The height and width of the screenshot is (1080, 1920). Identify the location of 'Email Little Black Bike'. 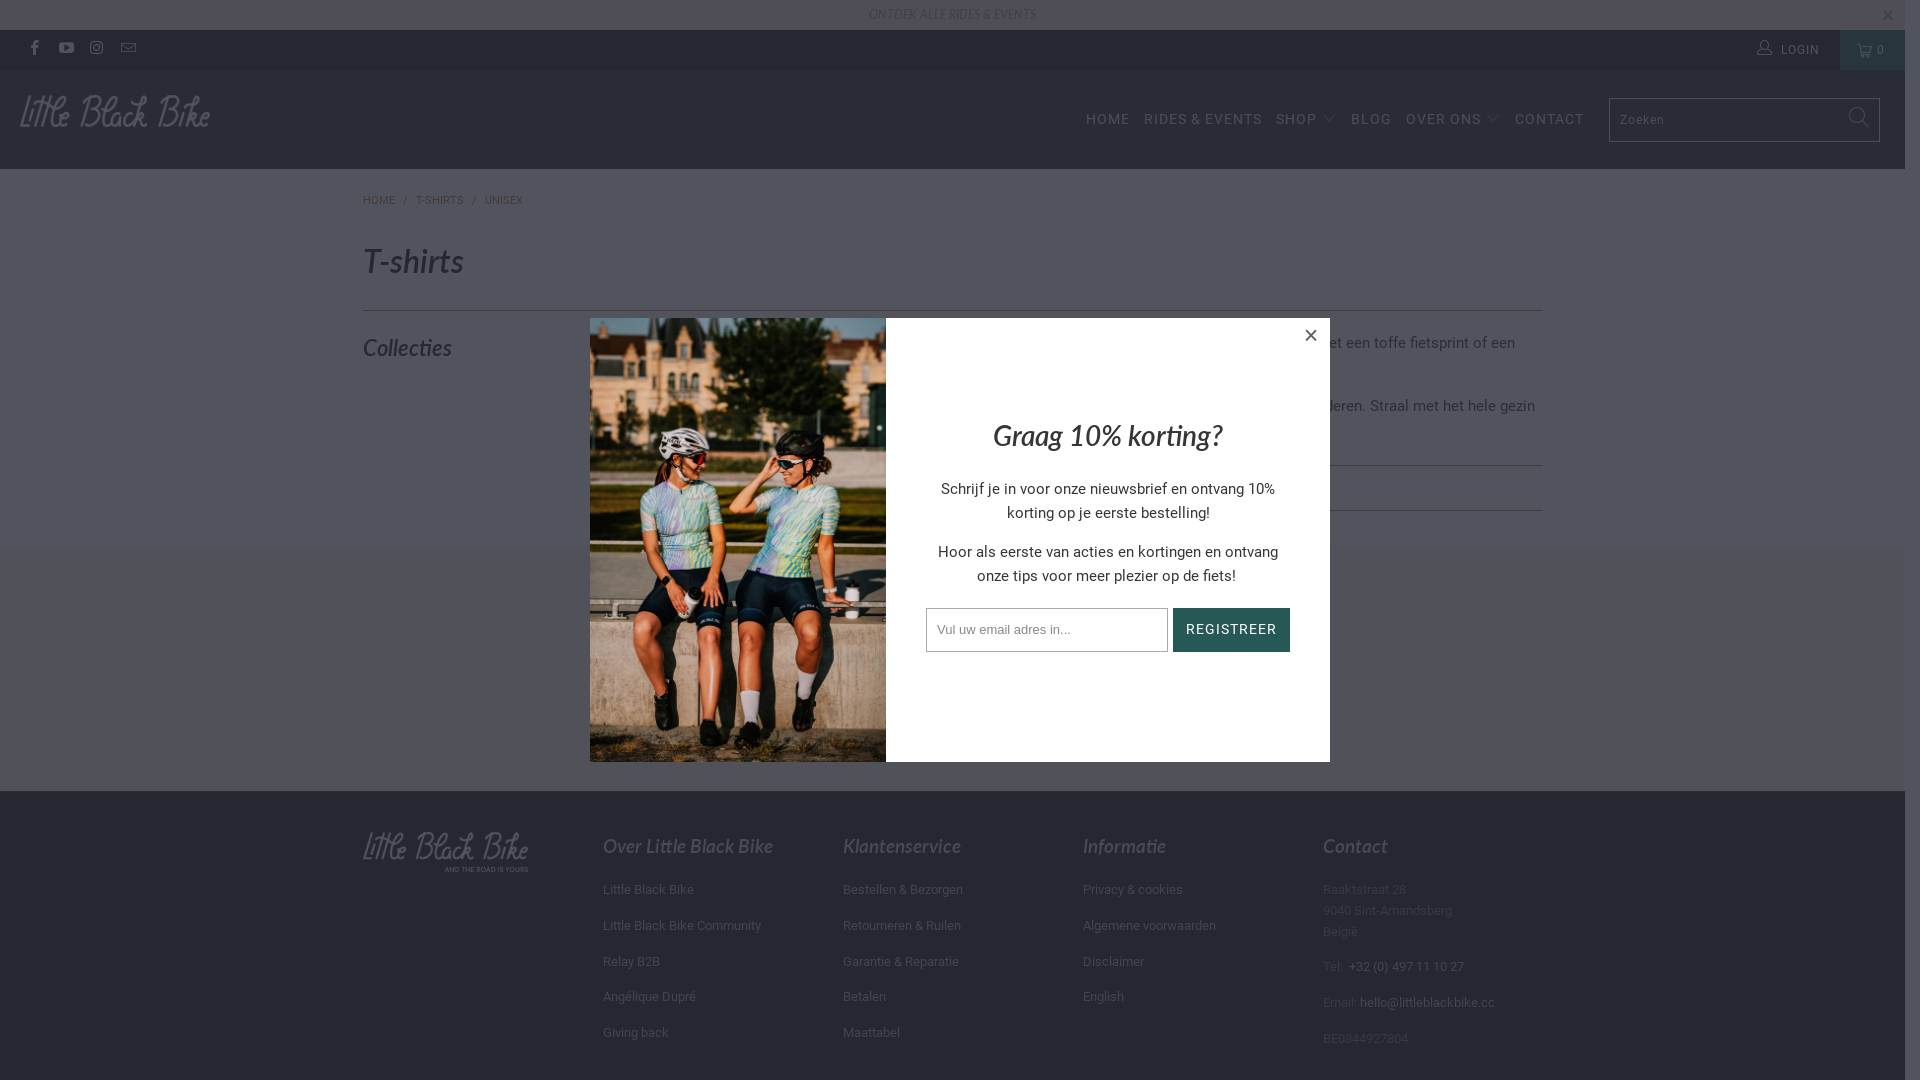
(118, 49).